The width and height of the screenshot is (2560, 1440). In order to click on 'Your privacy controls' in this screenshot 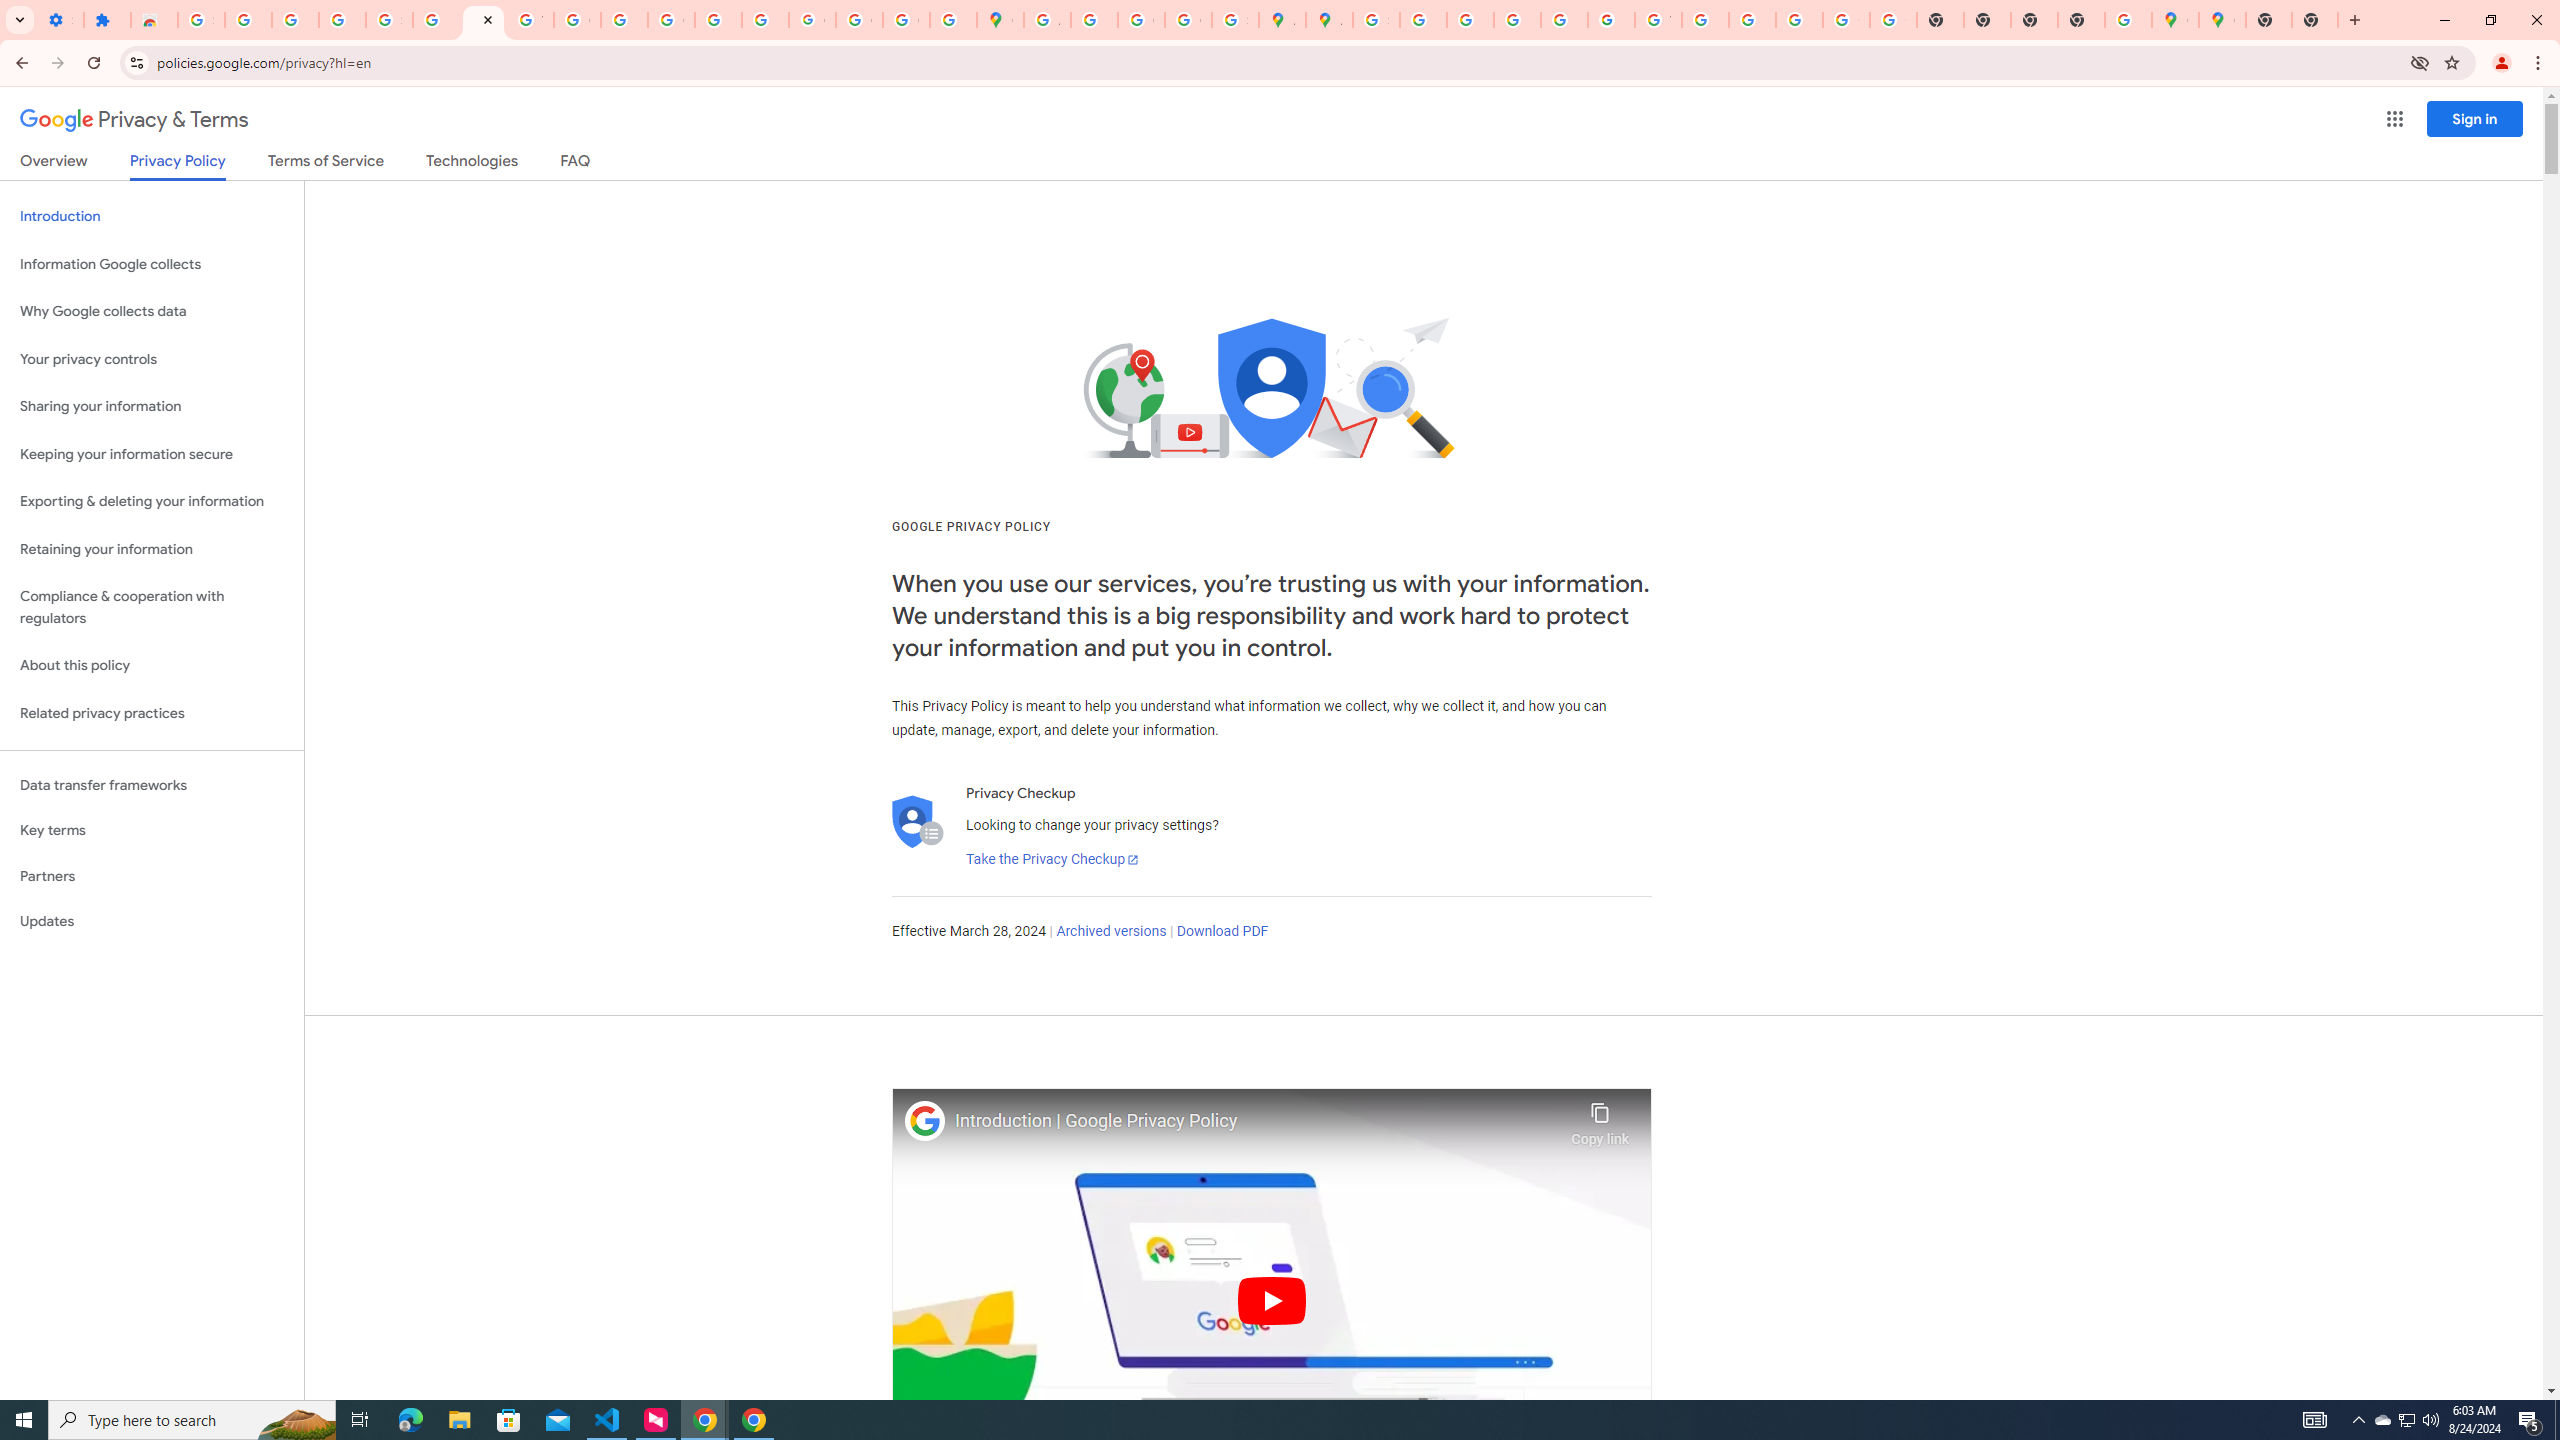, I will do `click(151, 360)`.